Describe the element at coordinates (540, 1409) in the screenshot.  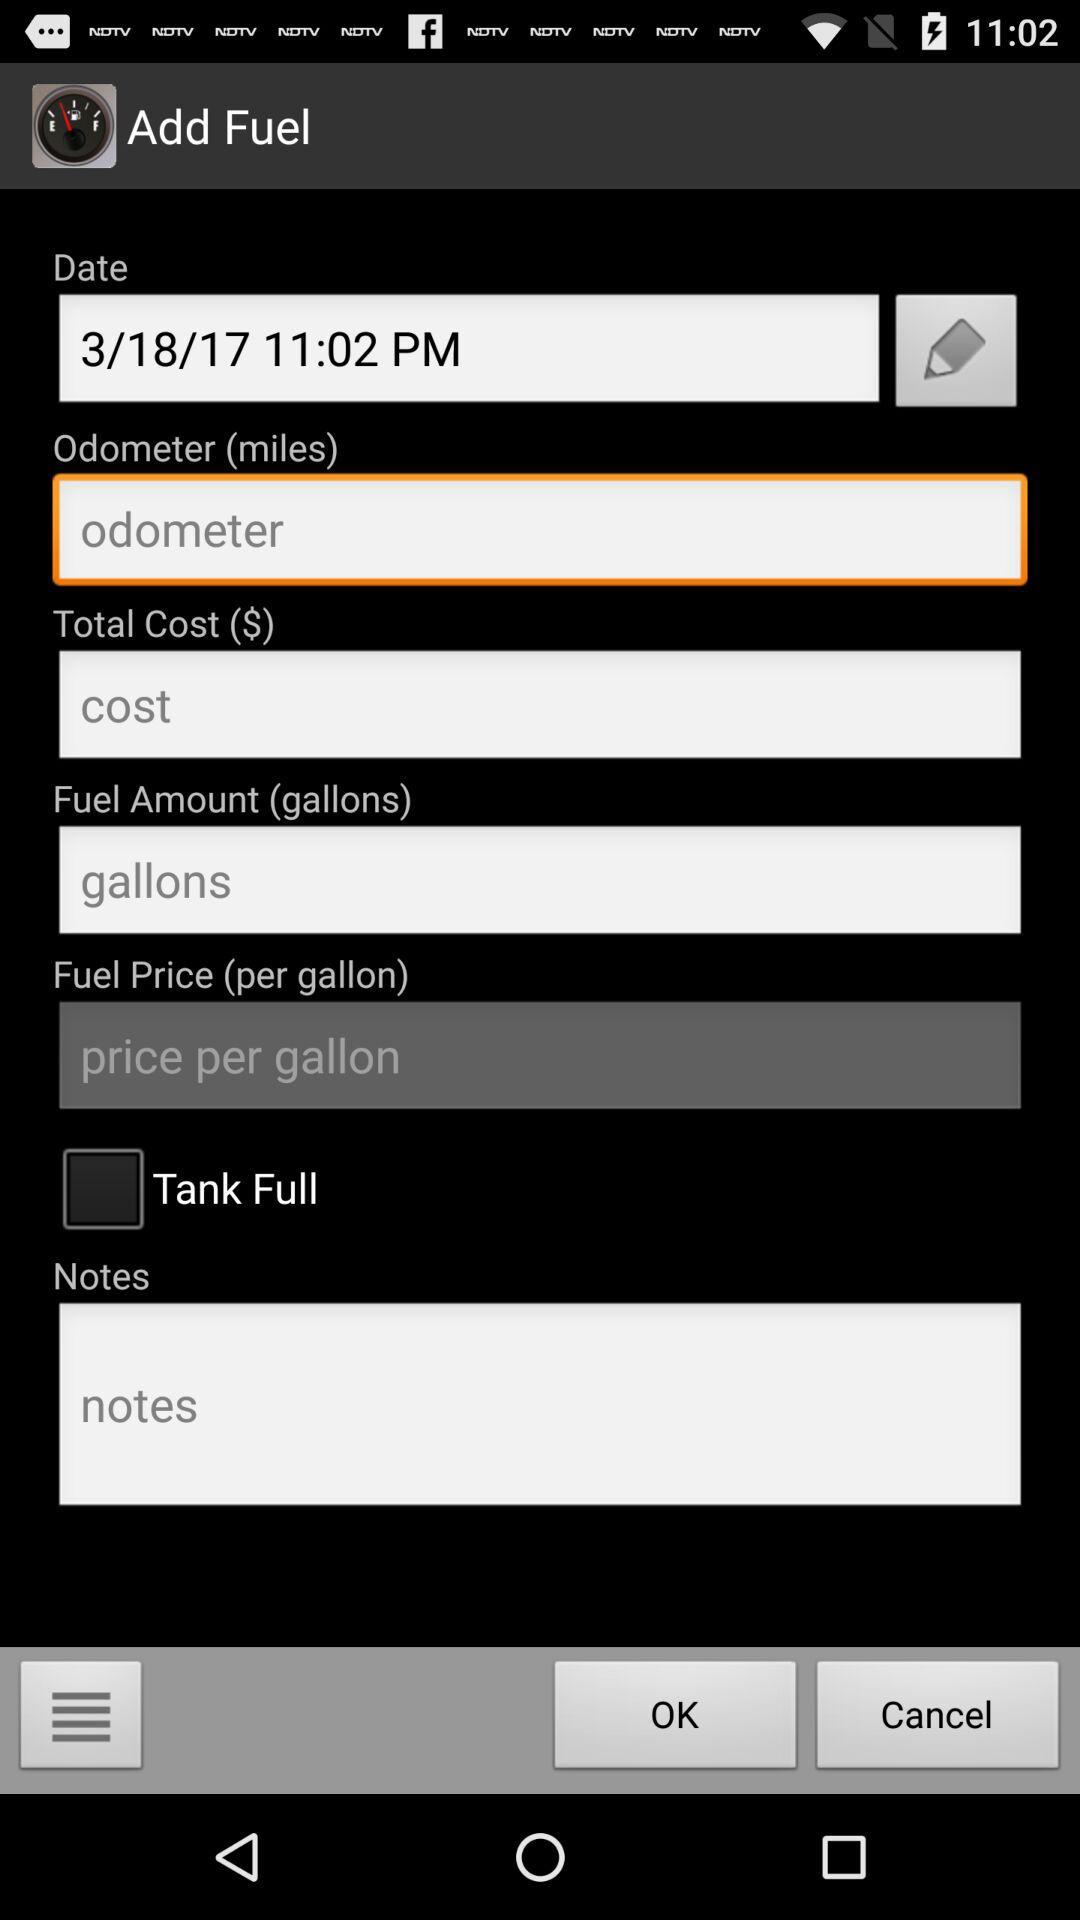
I see `this is a box to enter notes` at that location.